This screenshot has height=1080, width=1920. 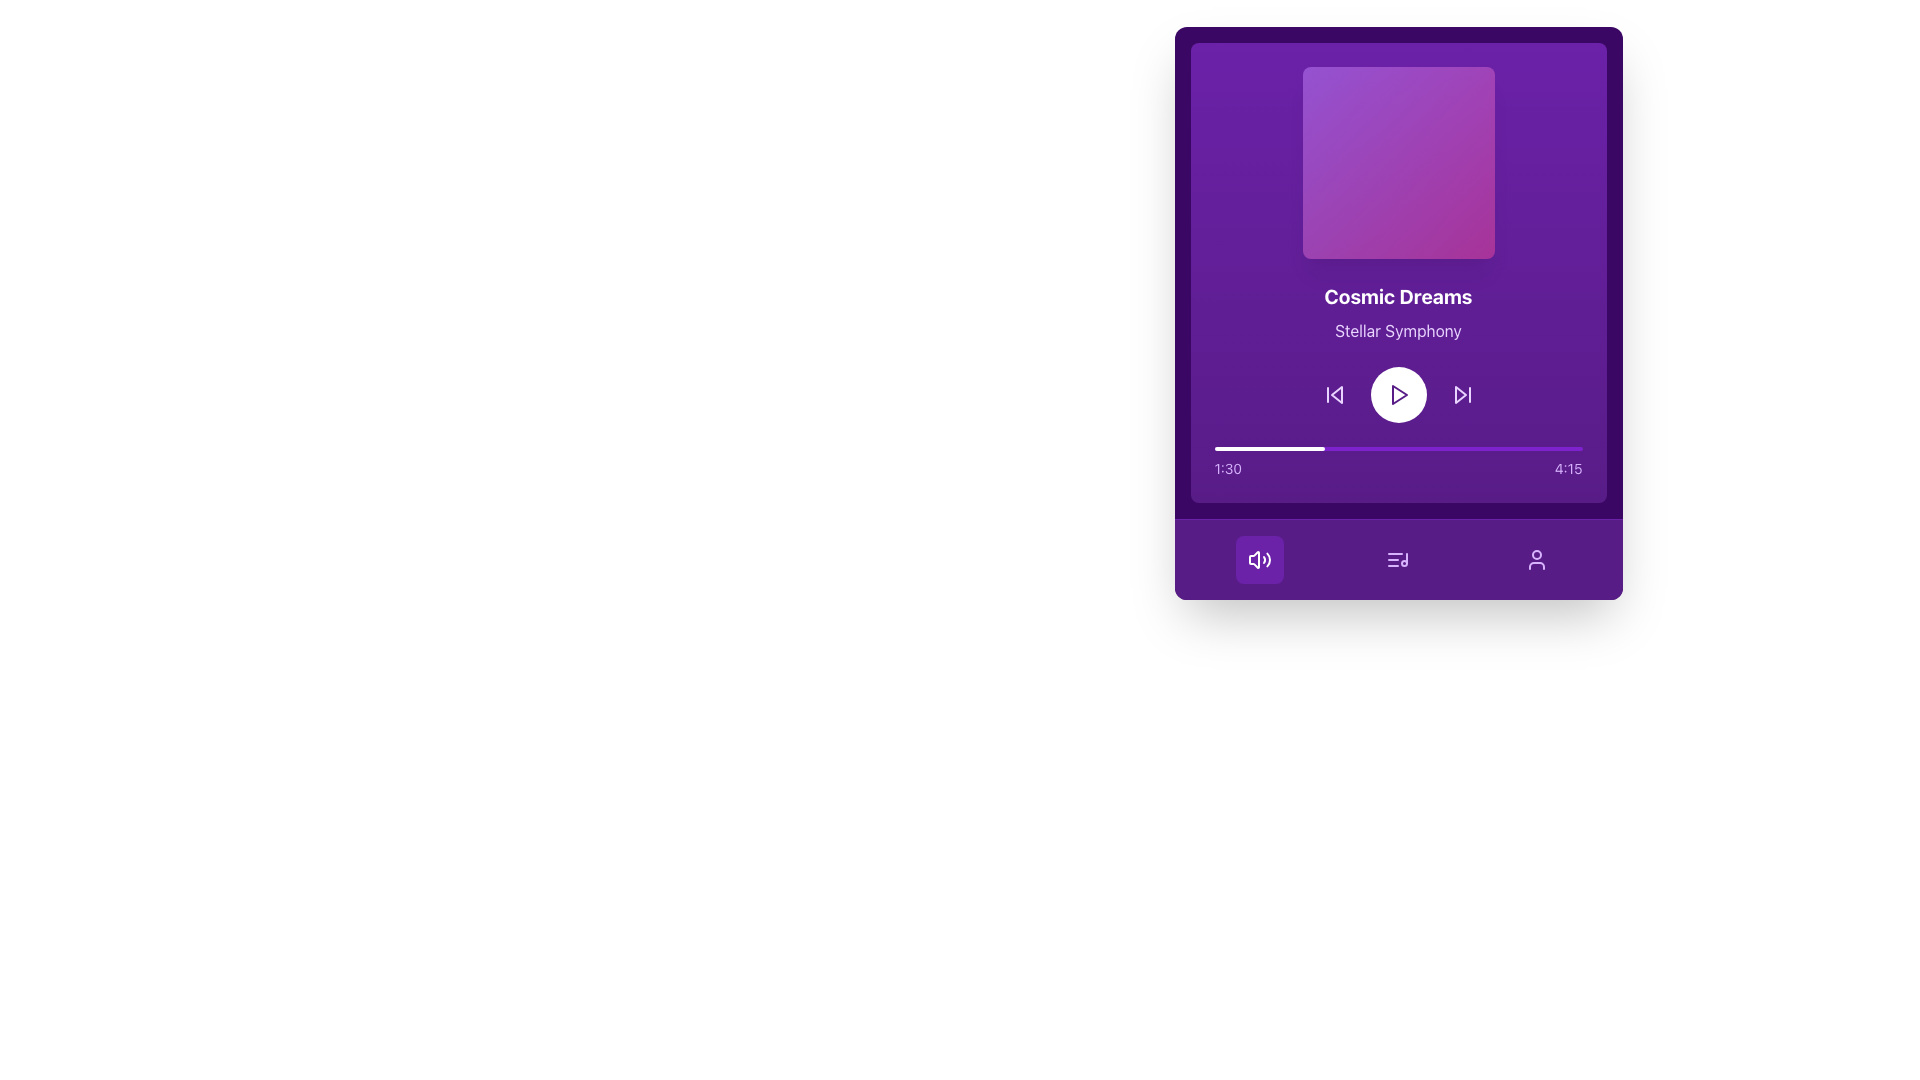 I want to click on the rightmost Icon button with a rounded rectangle shape and a purple background featuring a user icon, so click(x=1536, y=559).